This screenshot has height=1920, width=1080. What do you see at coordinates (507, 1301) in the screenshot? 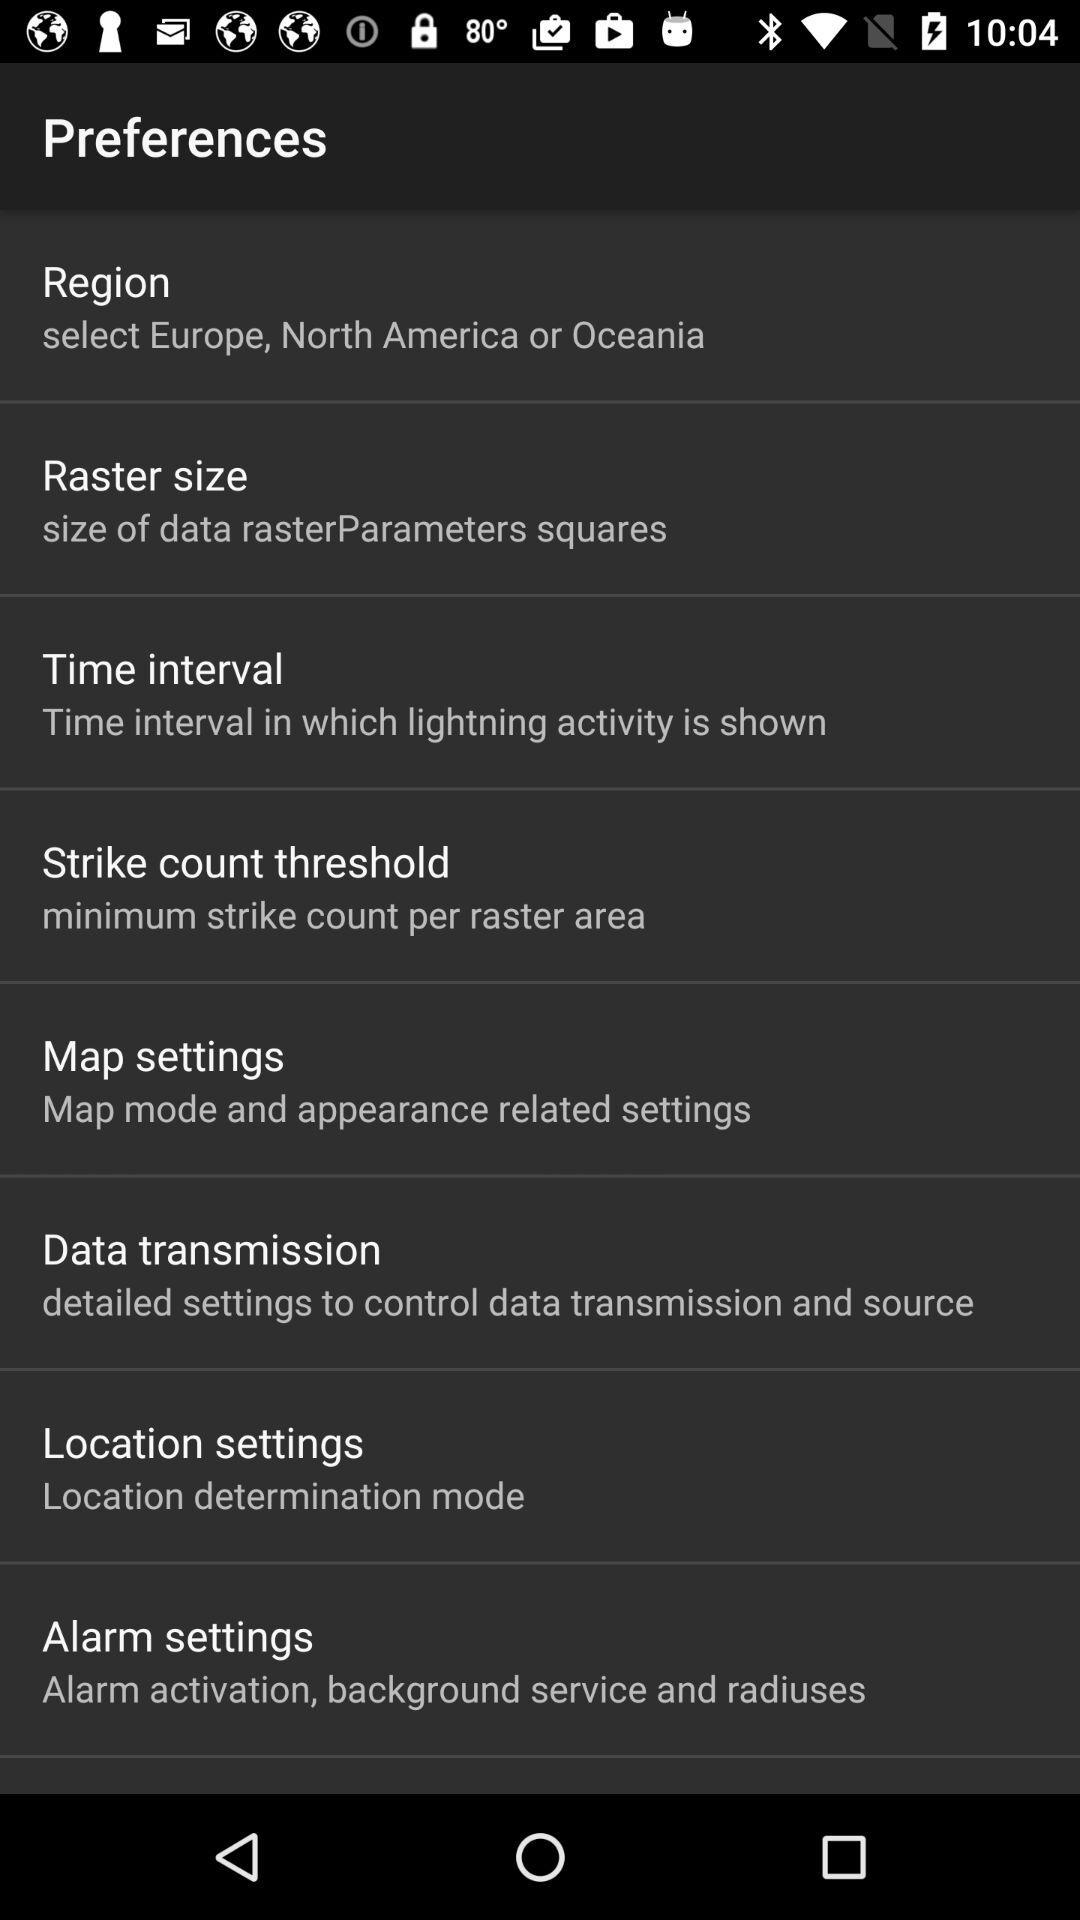
I see `app below the data transmission` at bounding box center [507, 1301].